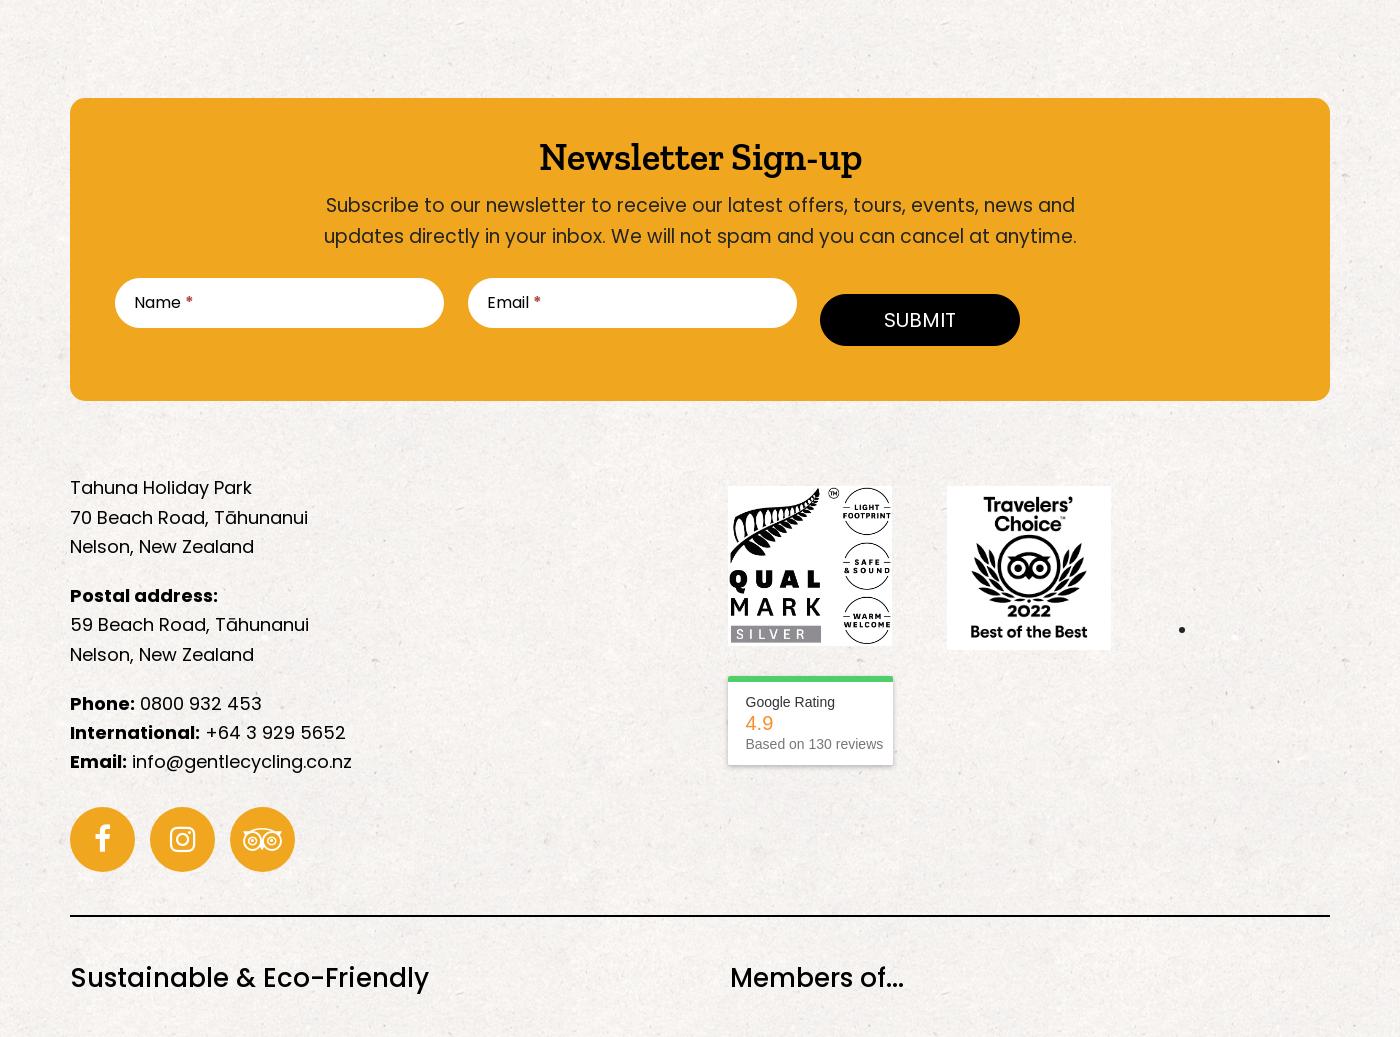 This screenshot has height=1037, width=1400. What do you see at coordinates (758, 722) in the screenshot?
I see `'4.9'` at bounding box center [758, 722].